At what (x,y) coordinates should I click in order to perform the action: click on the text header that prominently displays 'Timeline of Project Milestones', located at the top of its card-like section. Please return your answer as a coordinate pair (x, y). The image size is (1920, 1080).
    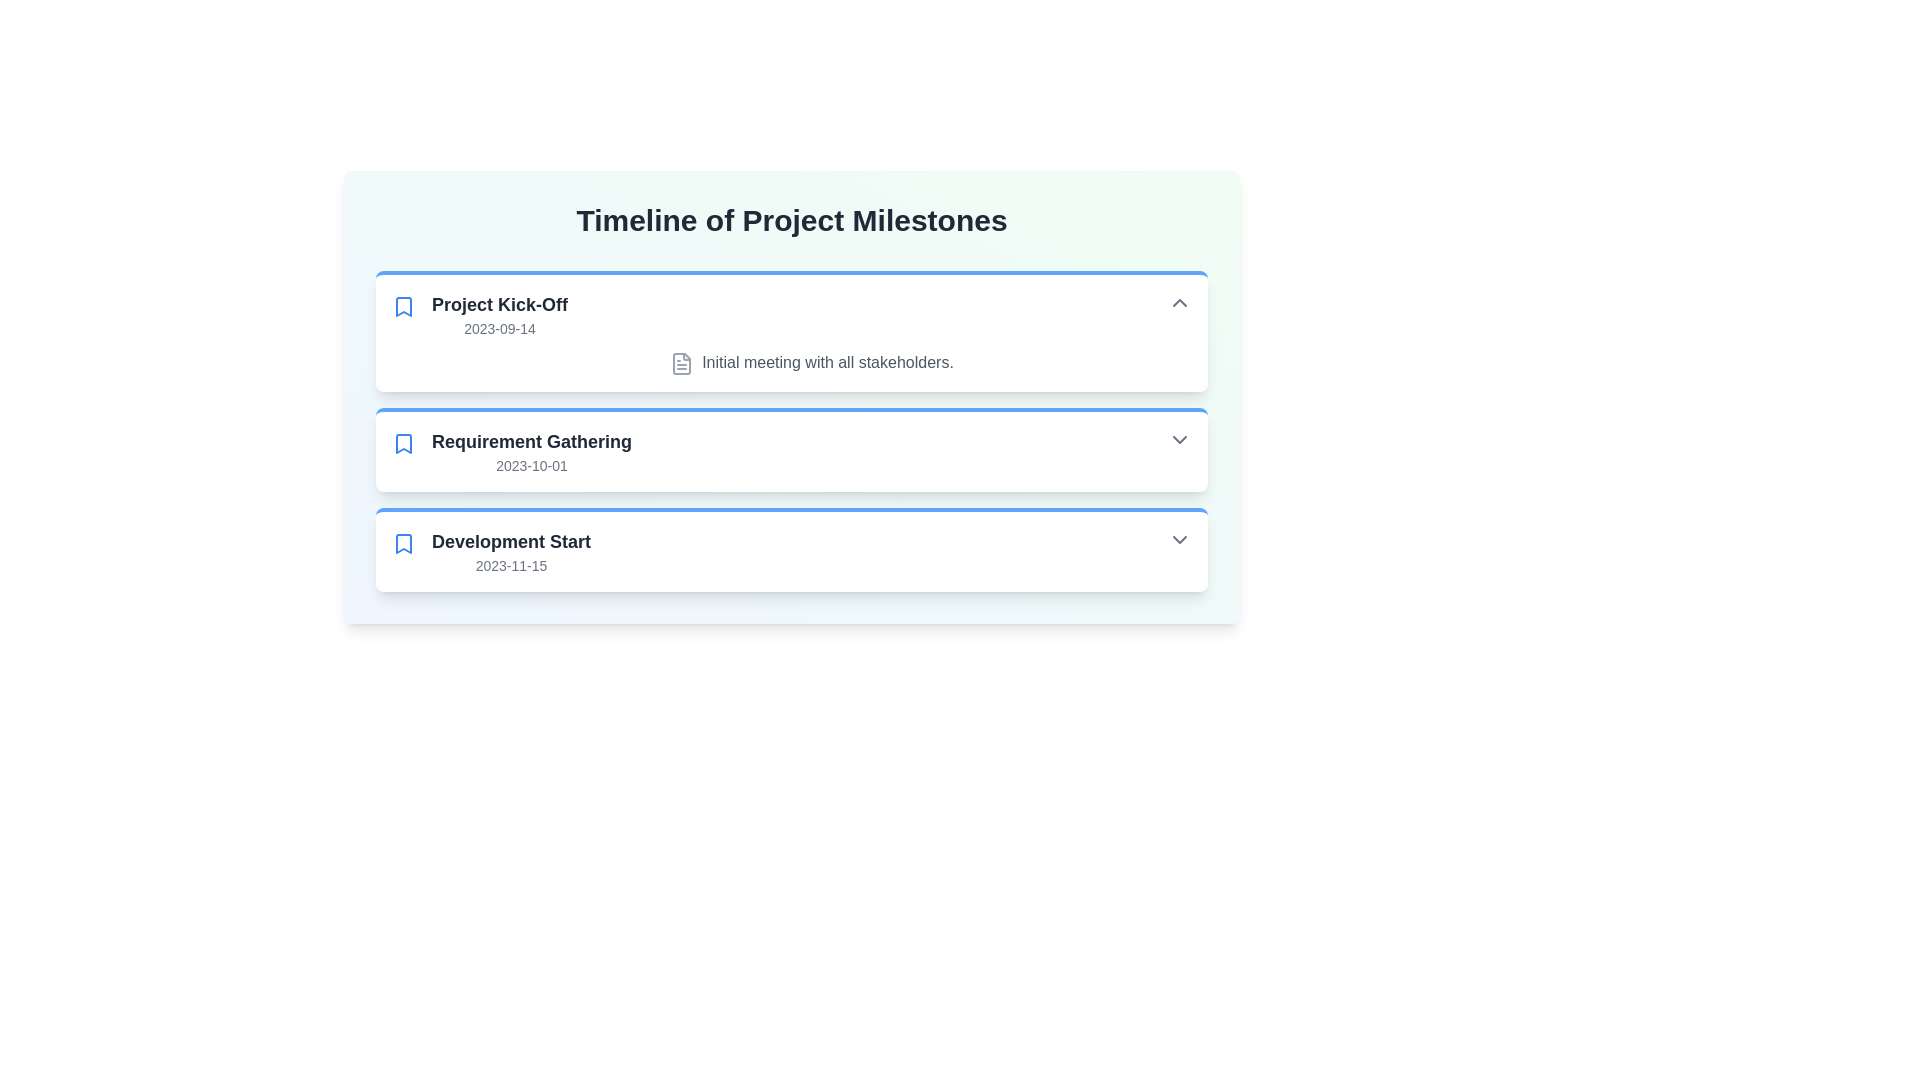
    Looking at the image, I should click on (791, 220).